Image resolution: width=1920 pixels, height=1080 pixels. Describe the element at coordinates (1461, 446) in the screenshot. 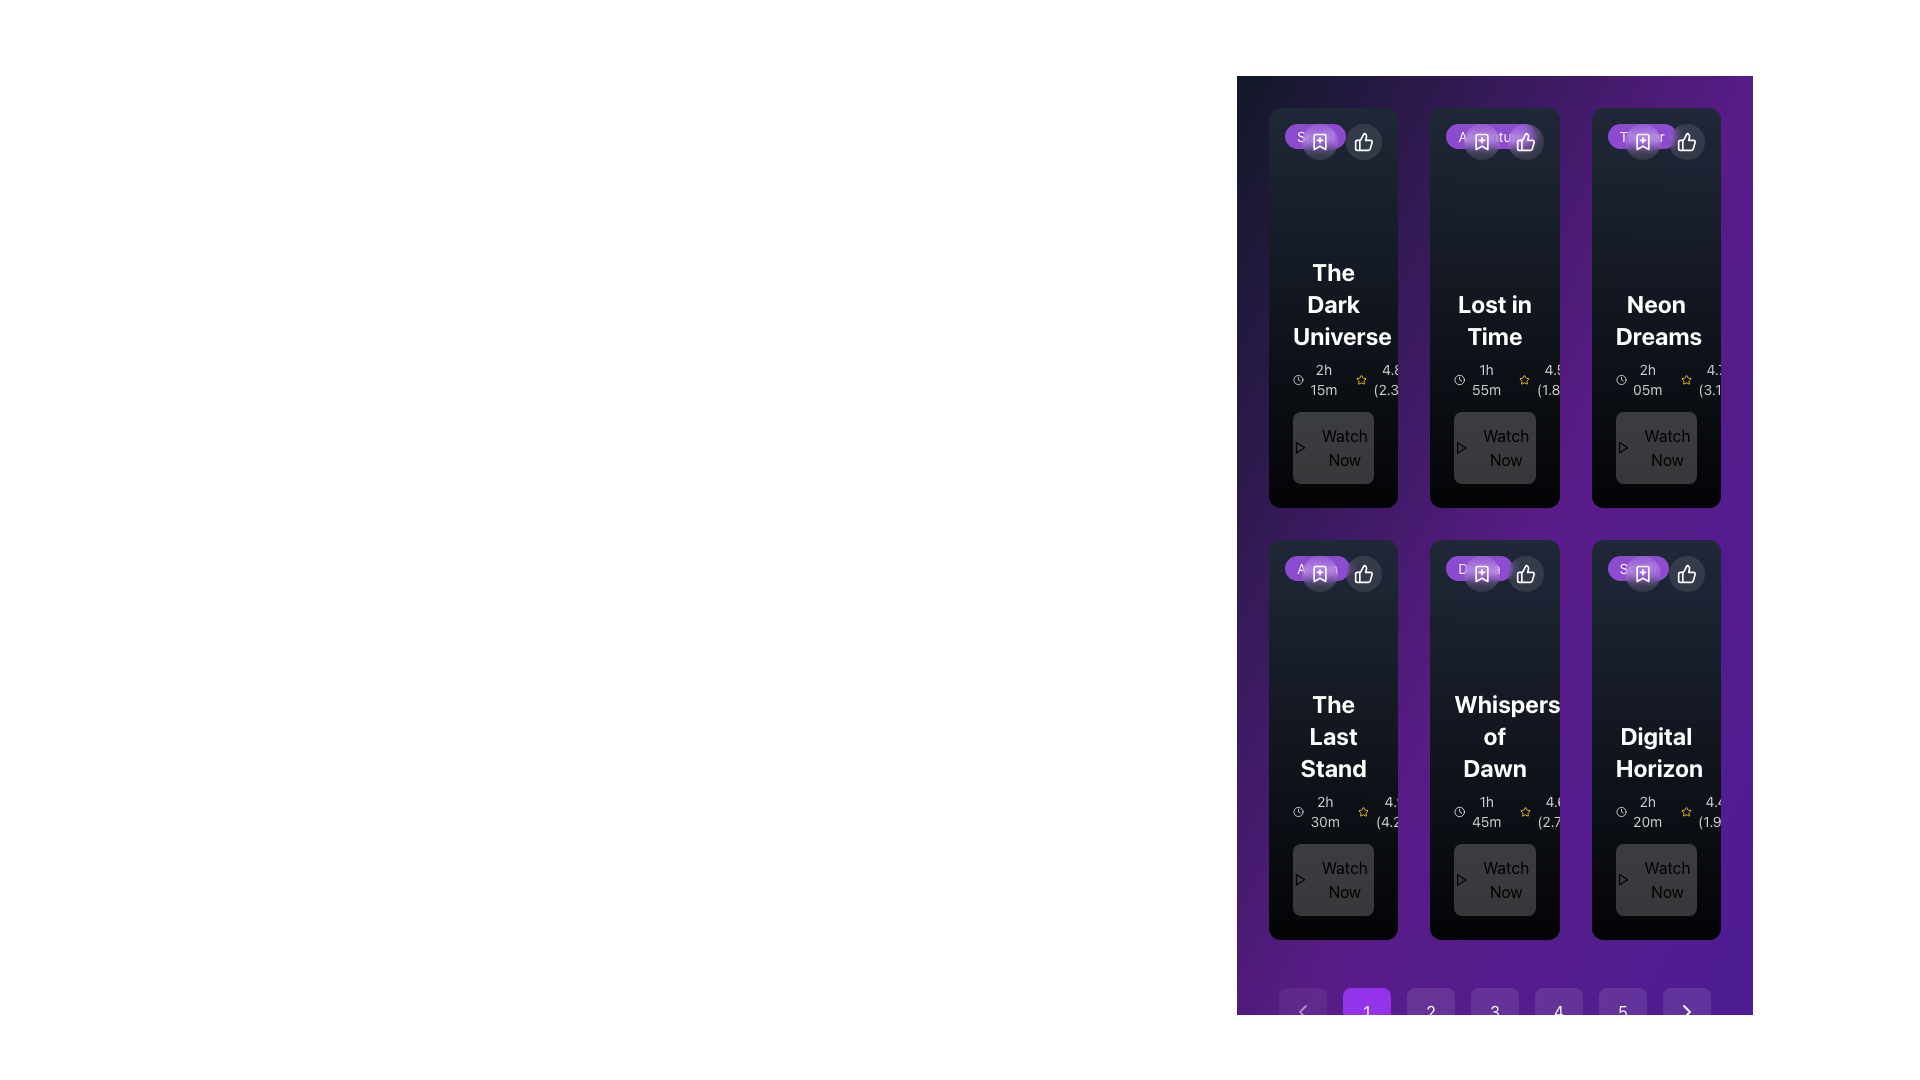

I see `the play icon inside the 'Lost in Time' button` at that location.